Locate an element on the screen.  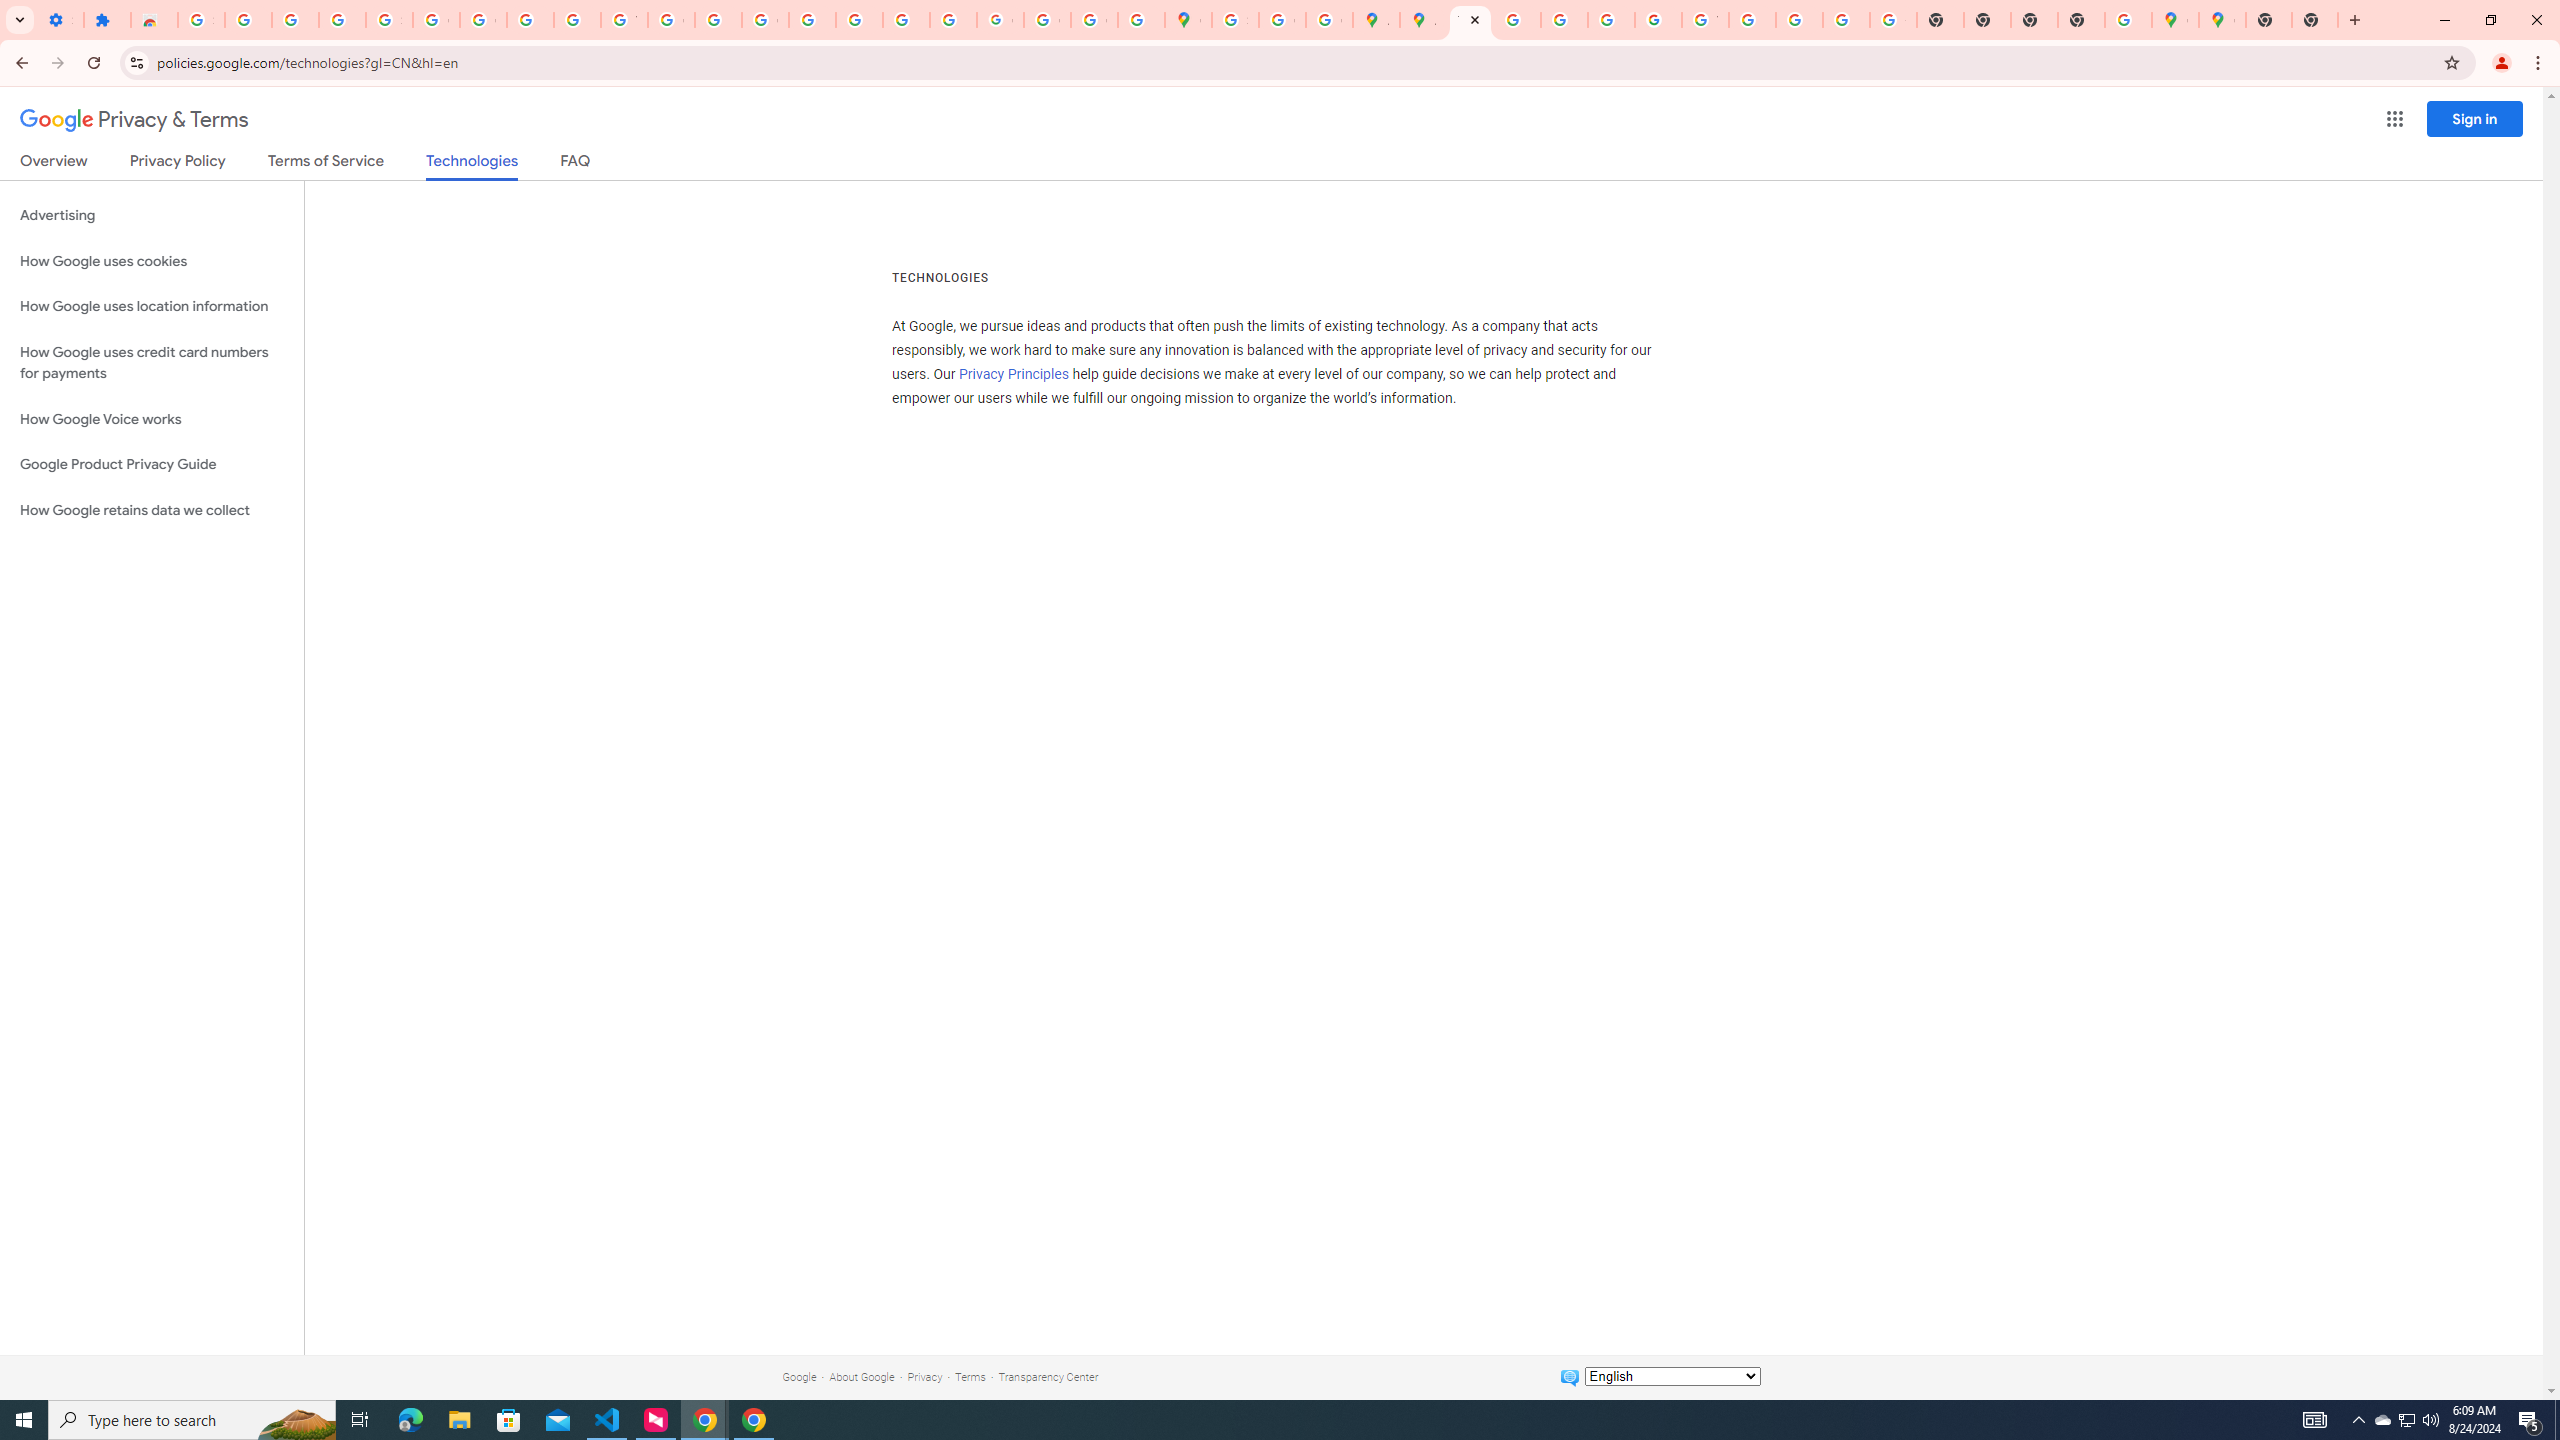
'New Tab' is located at coordinates (2315, 19).